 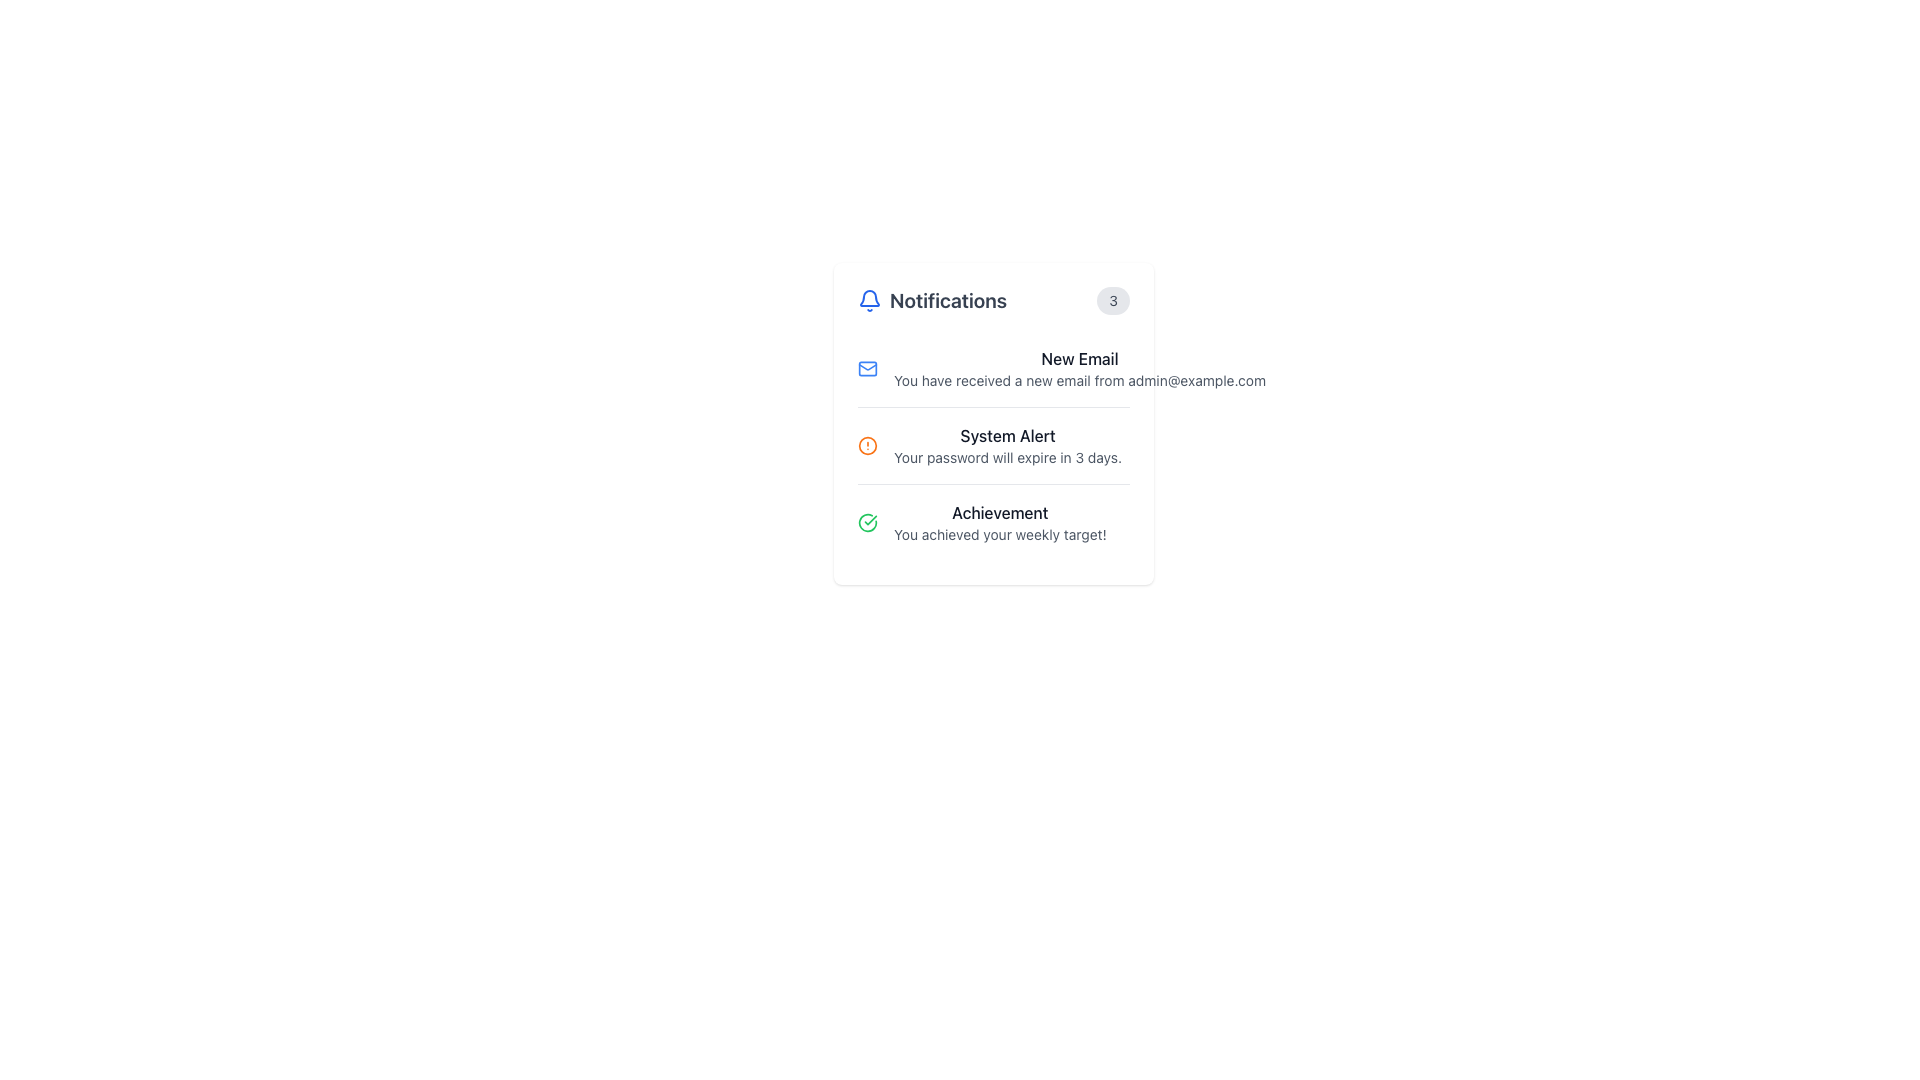 What do you see at coordinates (931, 300) in the screenshot?
I see `the header text element of the notification section, located in the top-left corner of the notification panel` at bounding box center [931, 300].